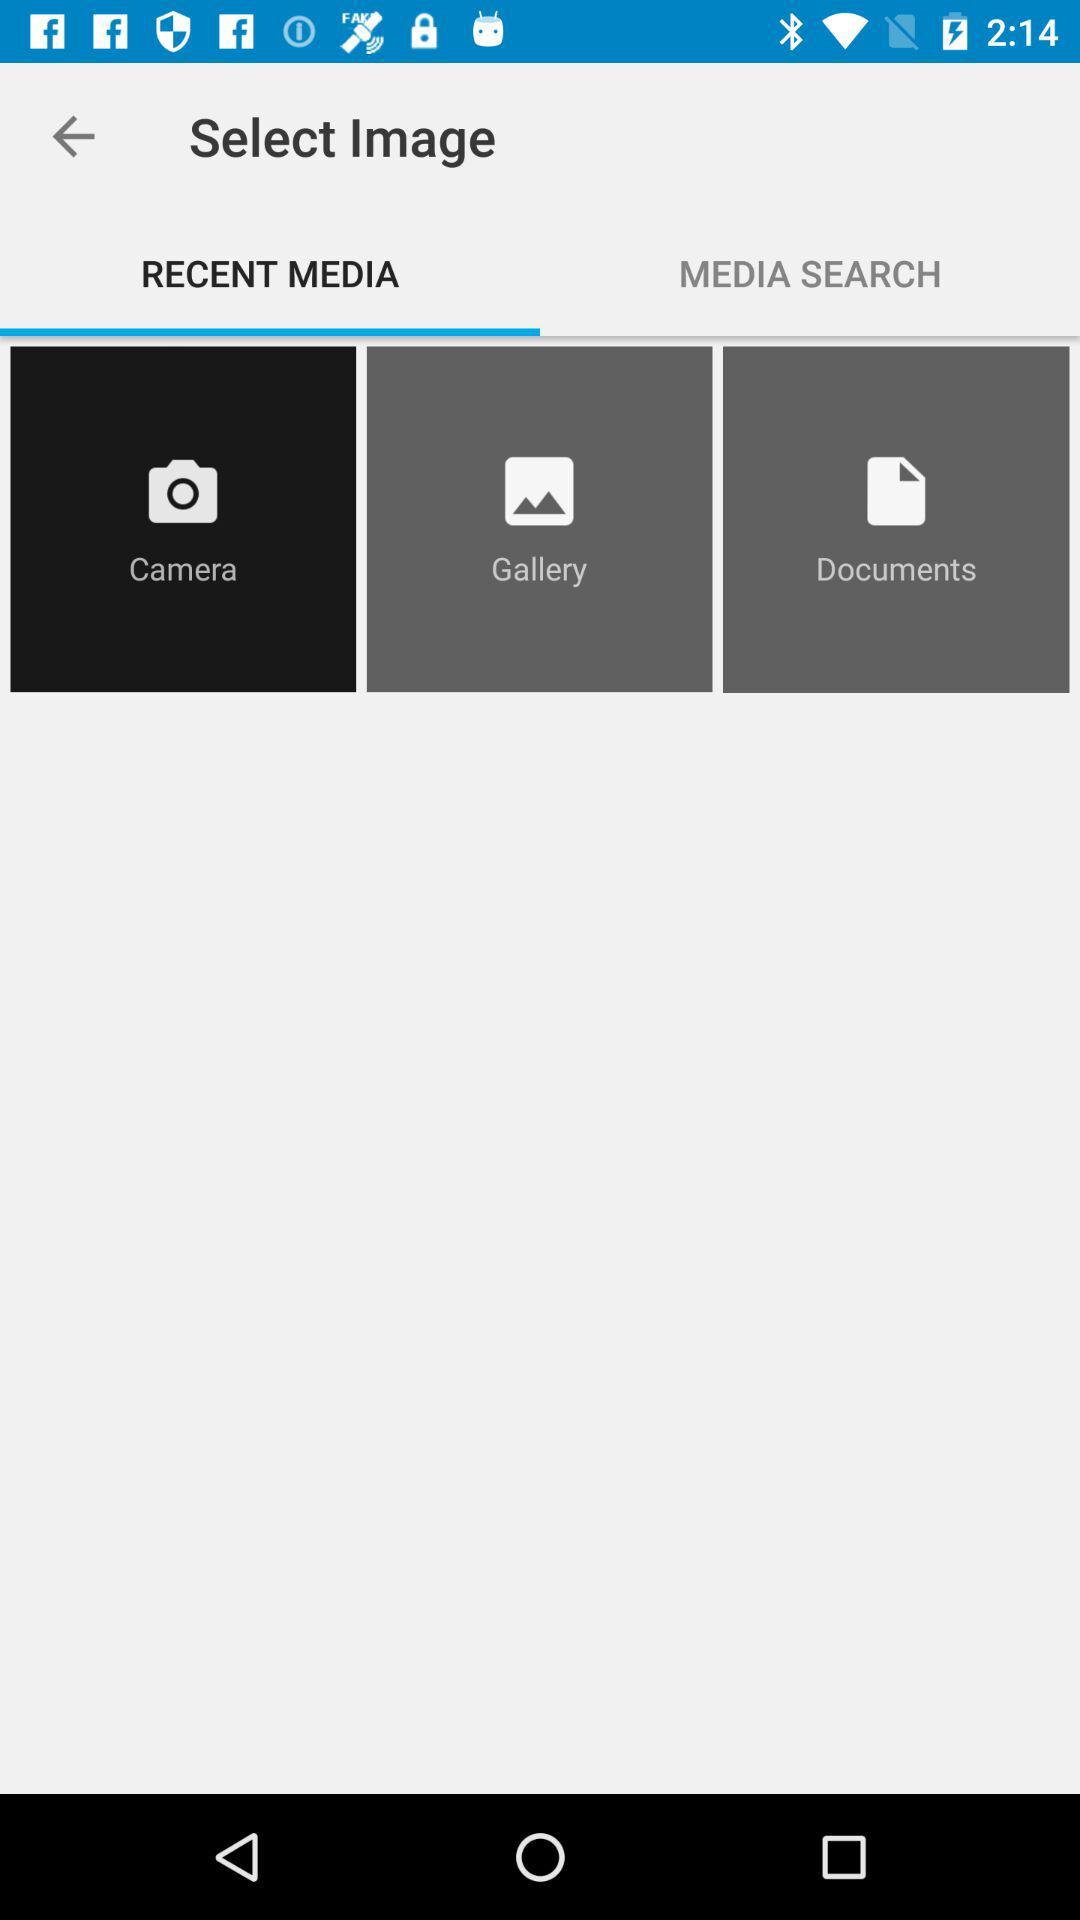  Describe the element at coordinates (810, 272) in the screenshot. I see `item next to the recent media item` at that location.